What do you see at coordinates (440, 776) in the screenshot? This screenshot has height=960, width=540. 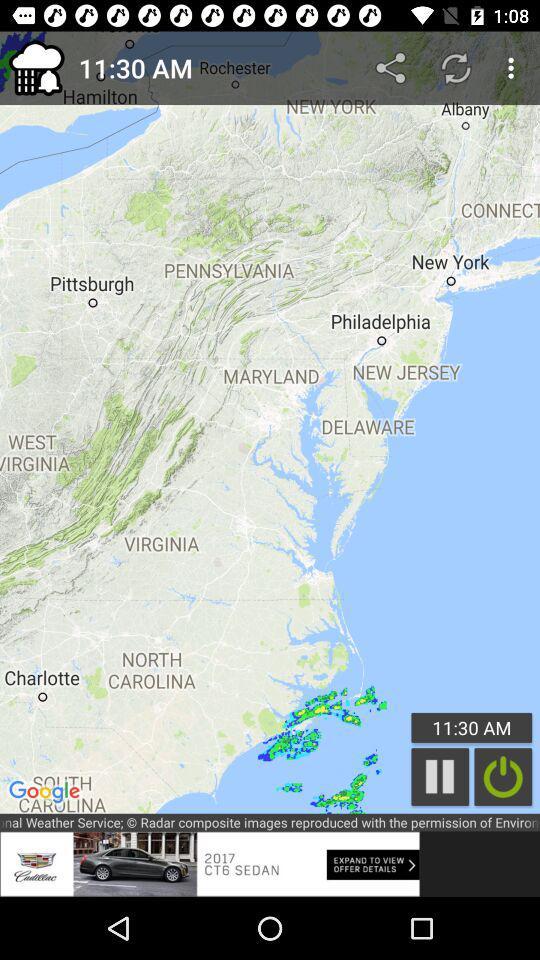 I see `the pause icon` at bounding box center [440, 776].